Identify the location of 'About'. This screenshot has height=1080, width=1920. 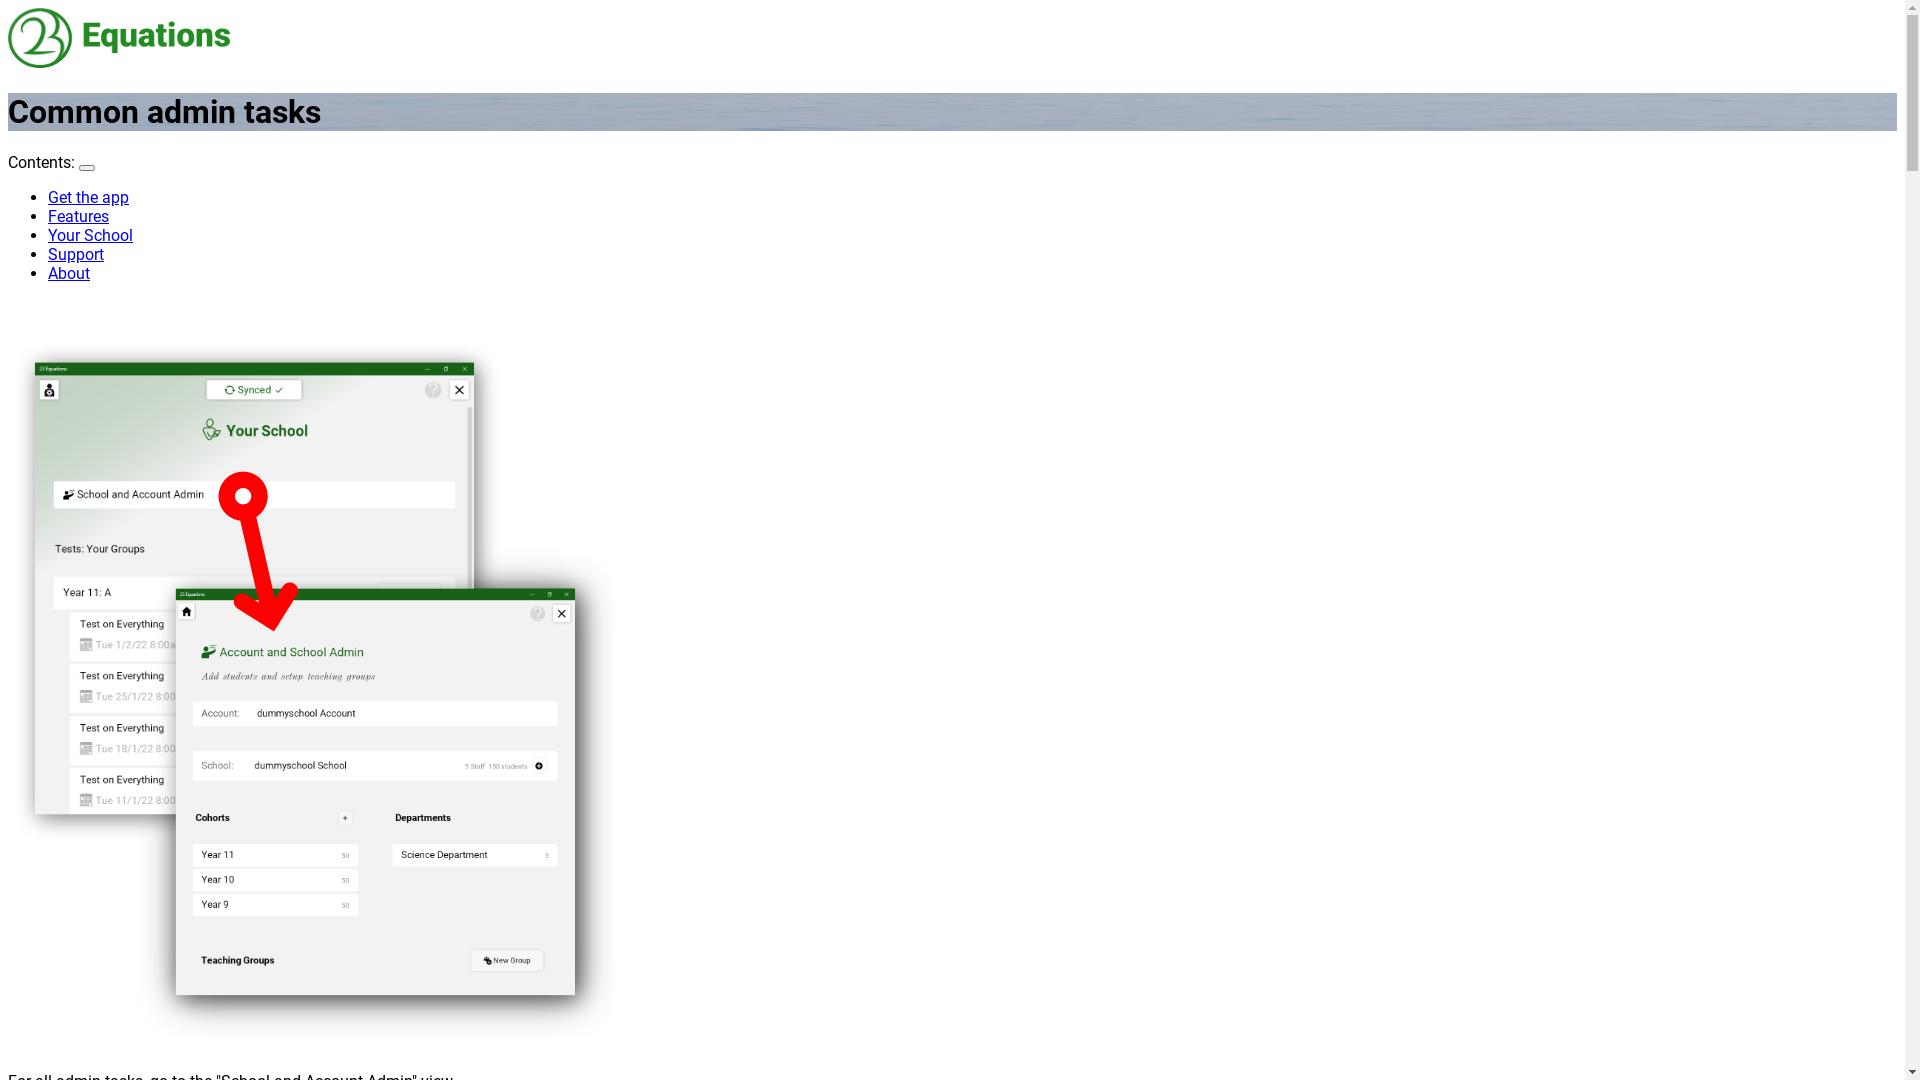
(48, 273).